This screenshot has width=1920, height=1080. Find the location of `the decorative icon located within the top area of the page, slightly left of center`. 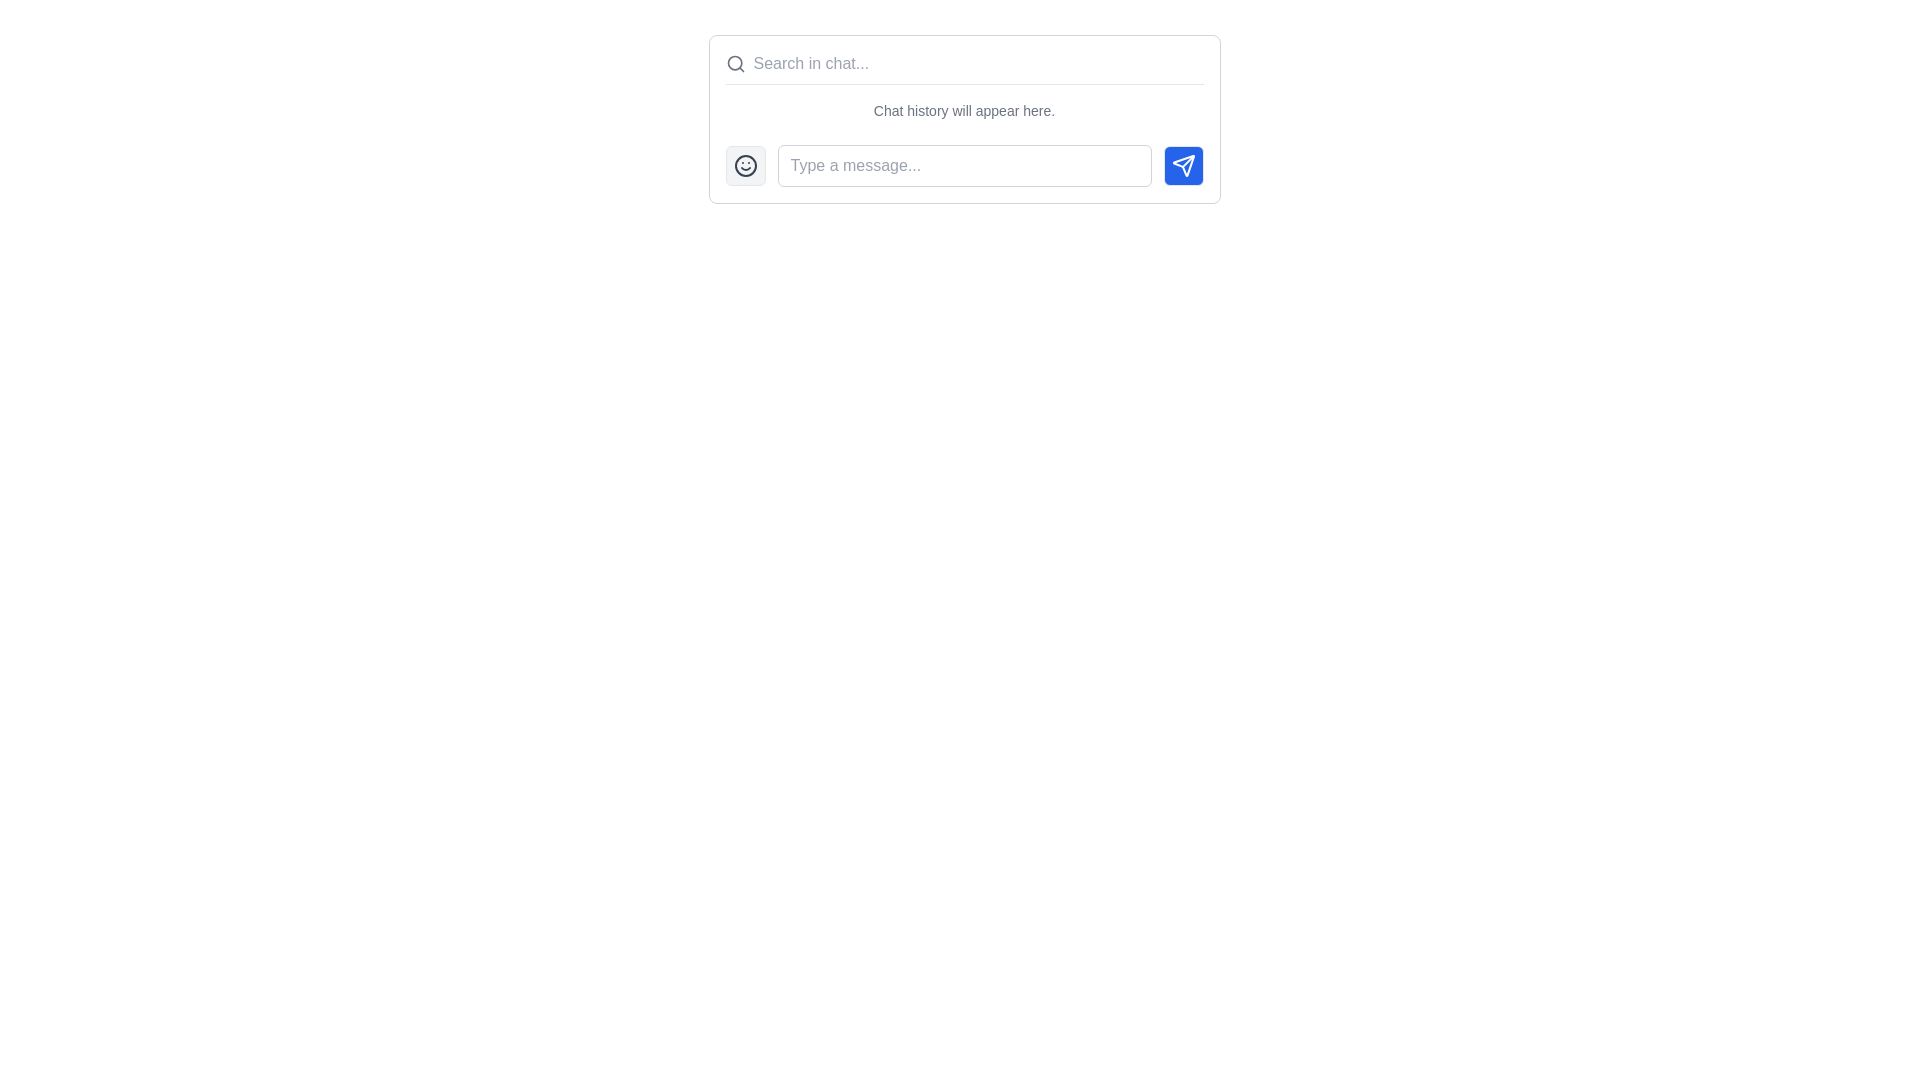

the decorative icon located within the top area of the page, slightly left of center is located at coordinates (744, 164).